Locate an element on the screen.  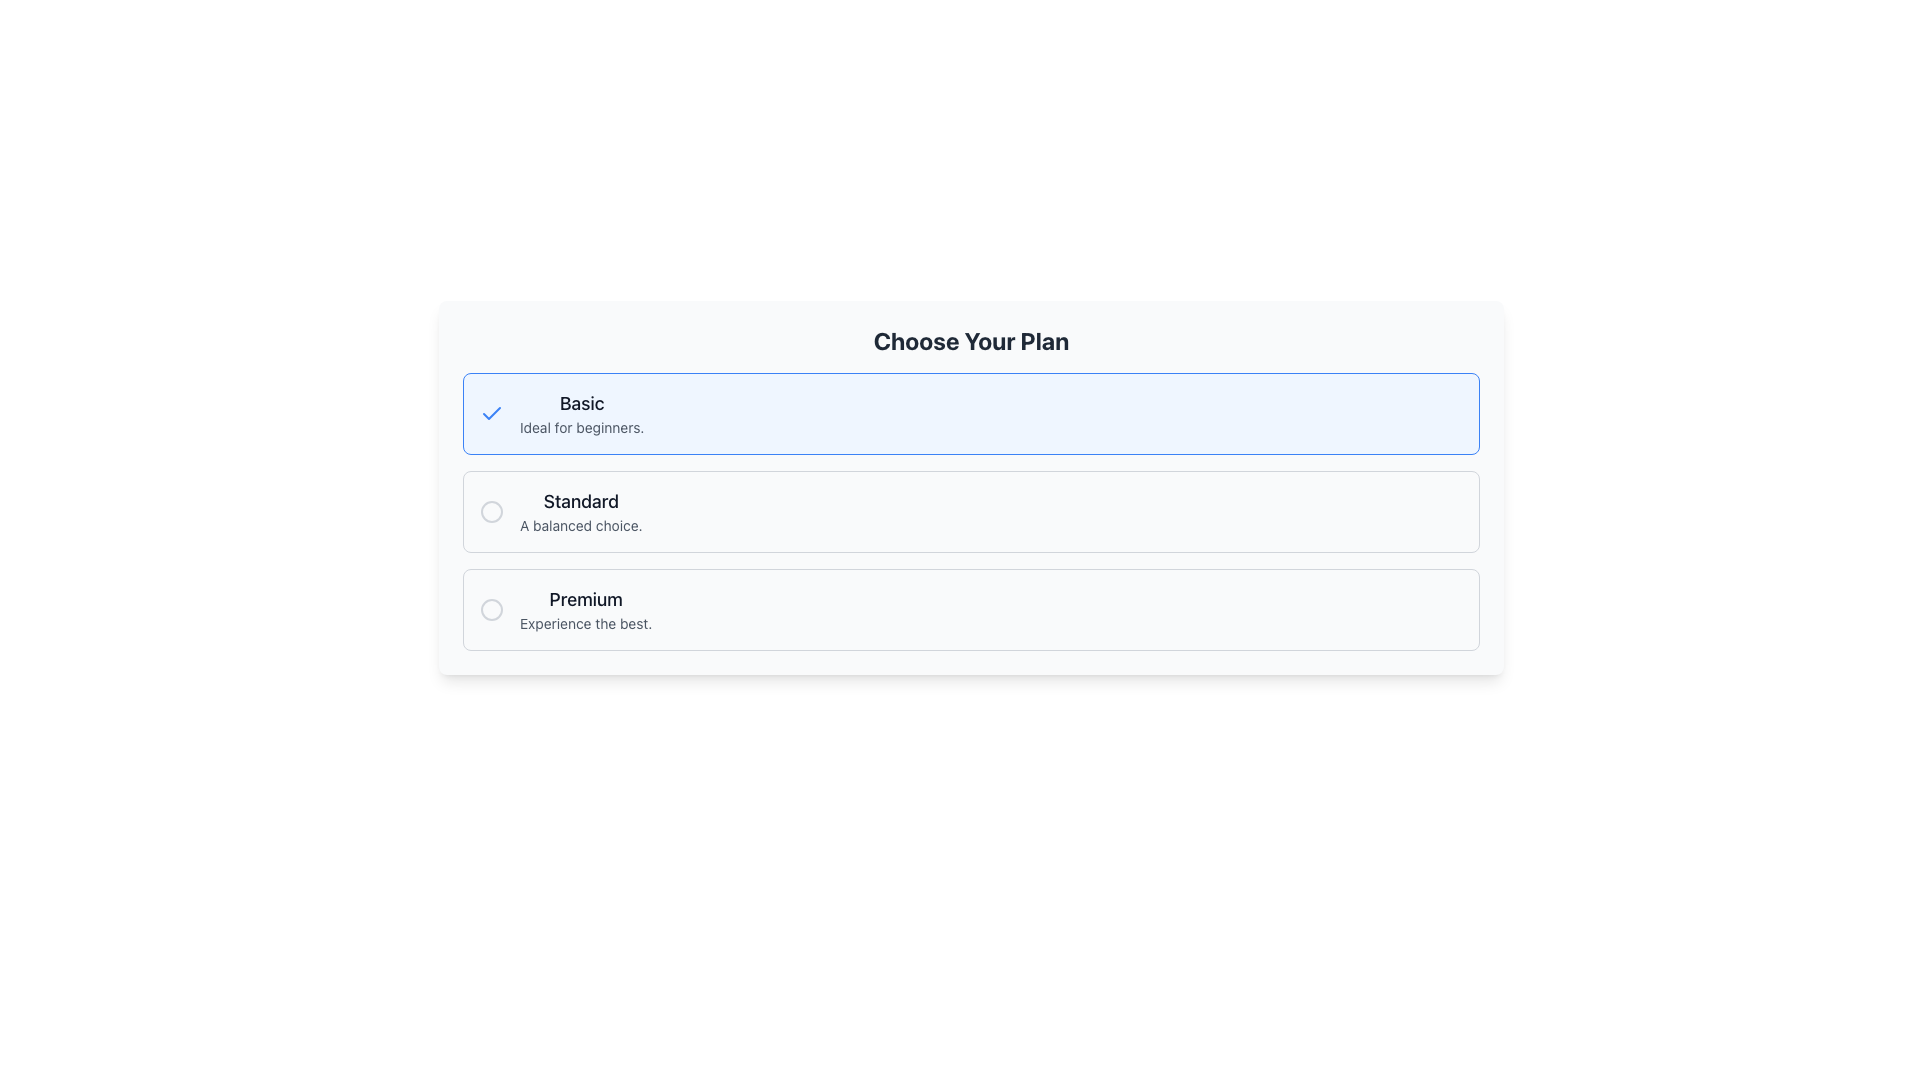
the descriptive Text label located beneath the 'Standard' option in the plan selection interface is located at coordinates (580, 524).